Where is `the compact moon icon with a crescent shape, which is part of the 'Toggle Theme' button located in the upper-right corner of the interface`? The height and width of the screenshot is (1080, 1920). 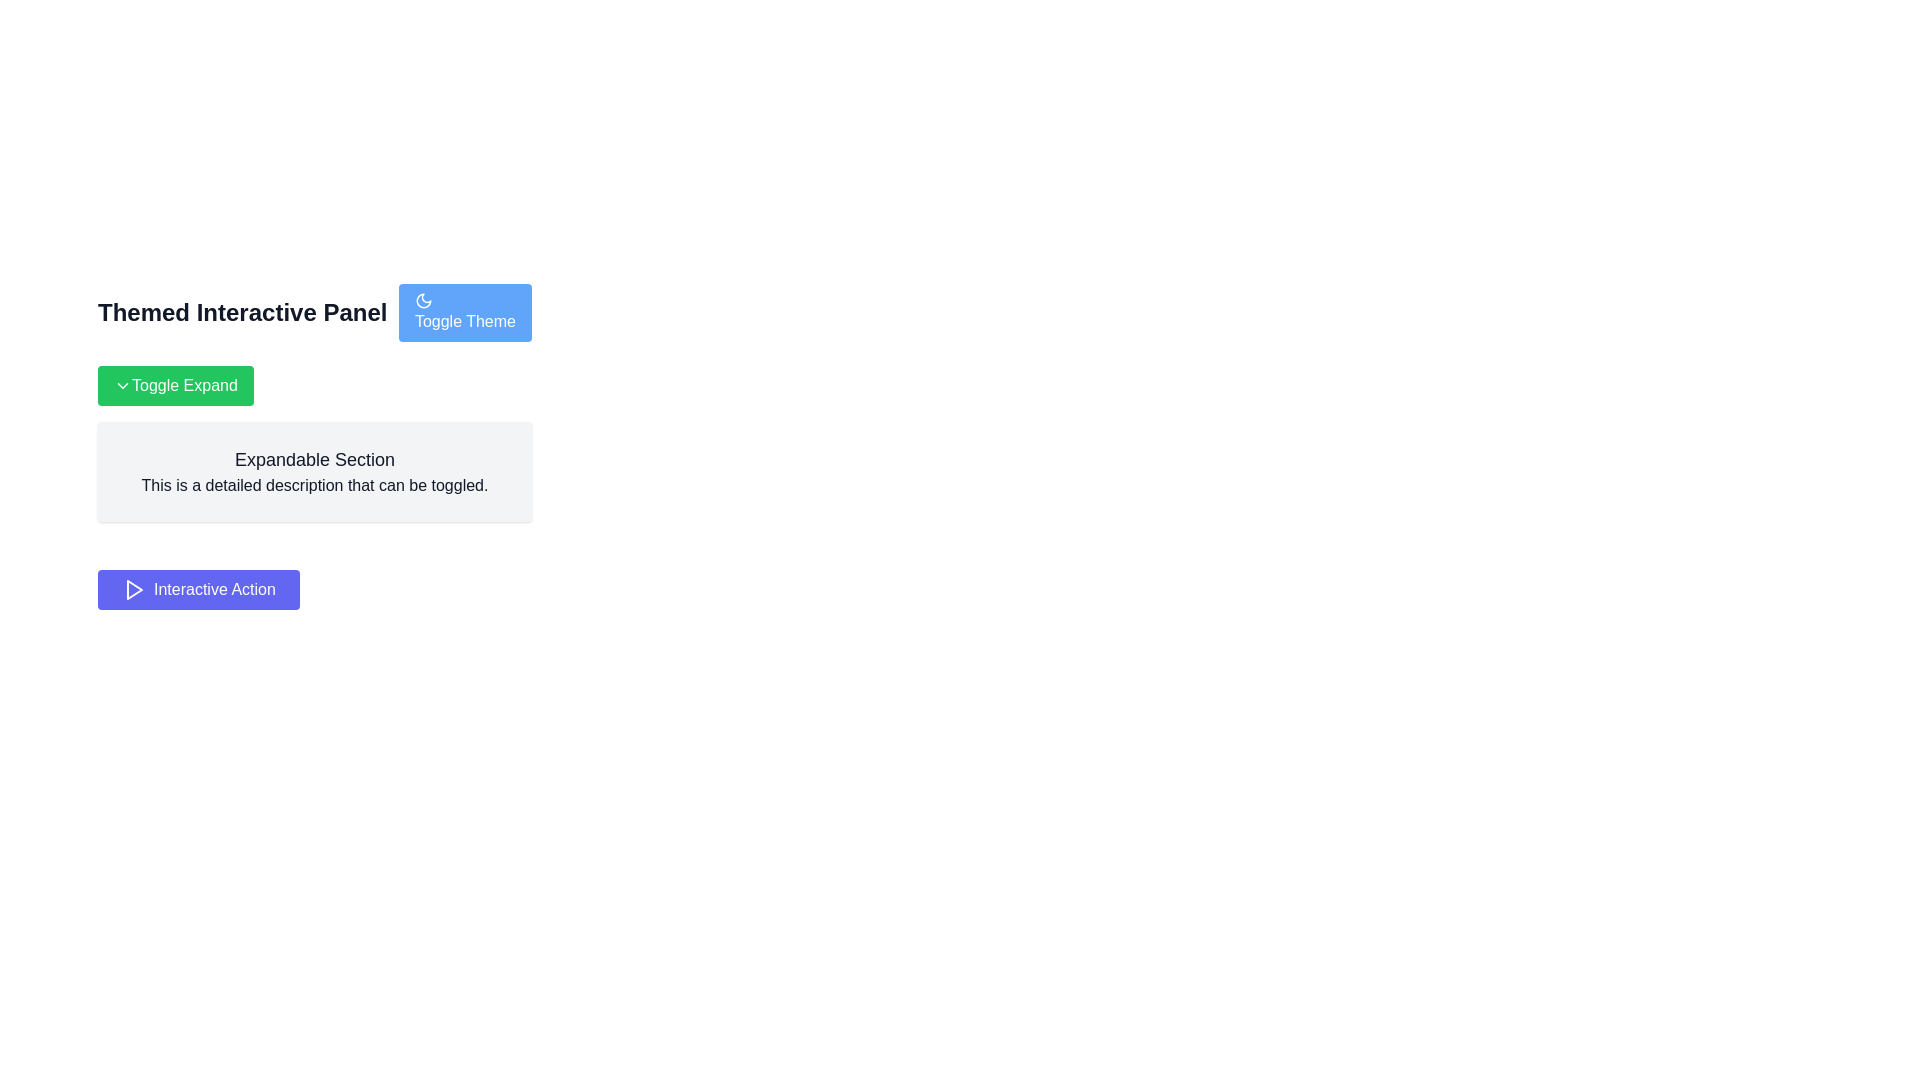 the compact moon icon with a crescent shape, which is part of the 'Toggle Theme' button located in the upper-right corner of the interface is located at coordinates (422, 300).